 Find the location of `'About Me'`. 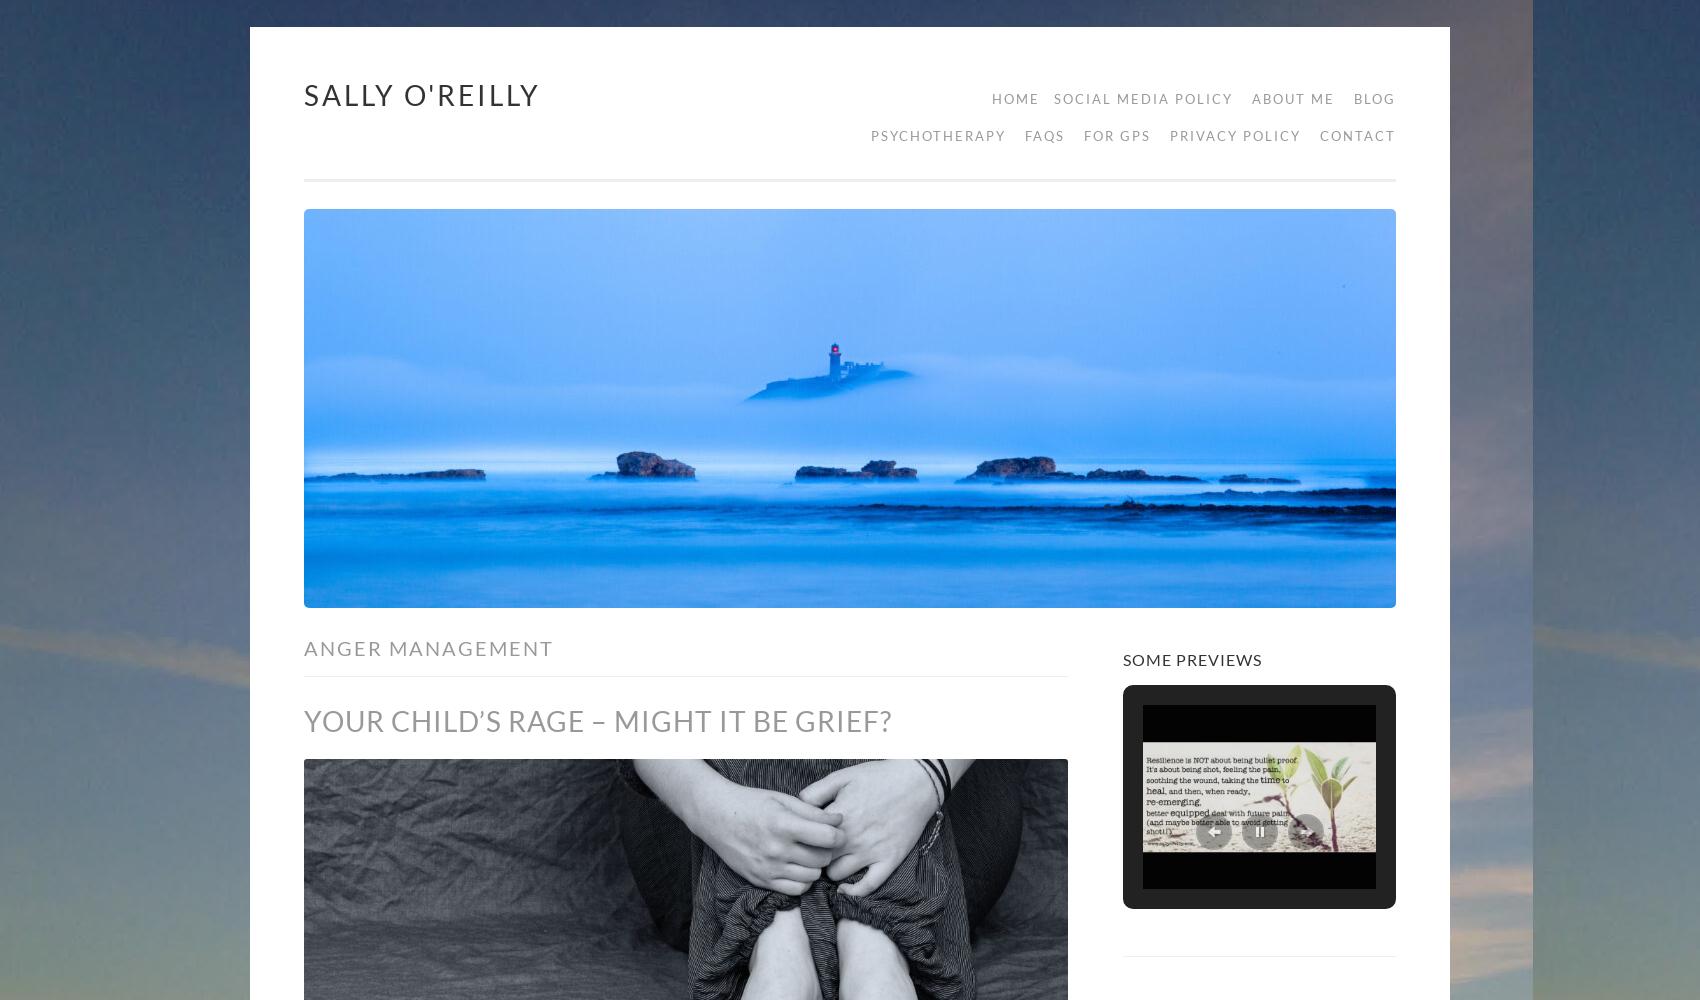

'About Me' is located at coordinates (1293, 98).